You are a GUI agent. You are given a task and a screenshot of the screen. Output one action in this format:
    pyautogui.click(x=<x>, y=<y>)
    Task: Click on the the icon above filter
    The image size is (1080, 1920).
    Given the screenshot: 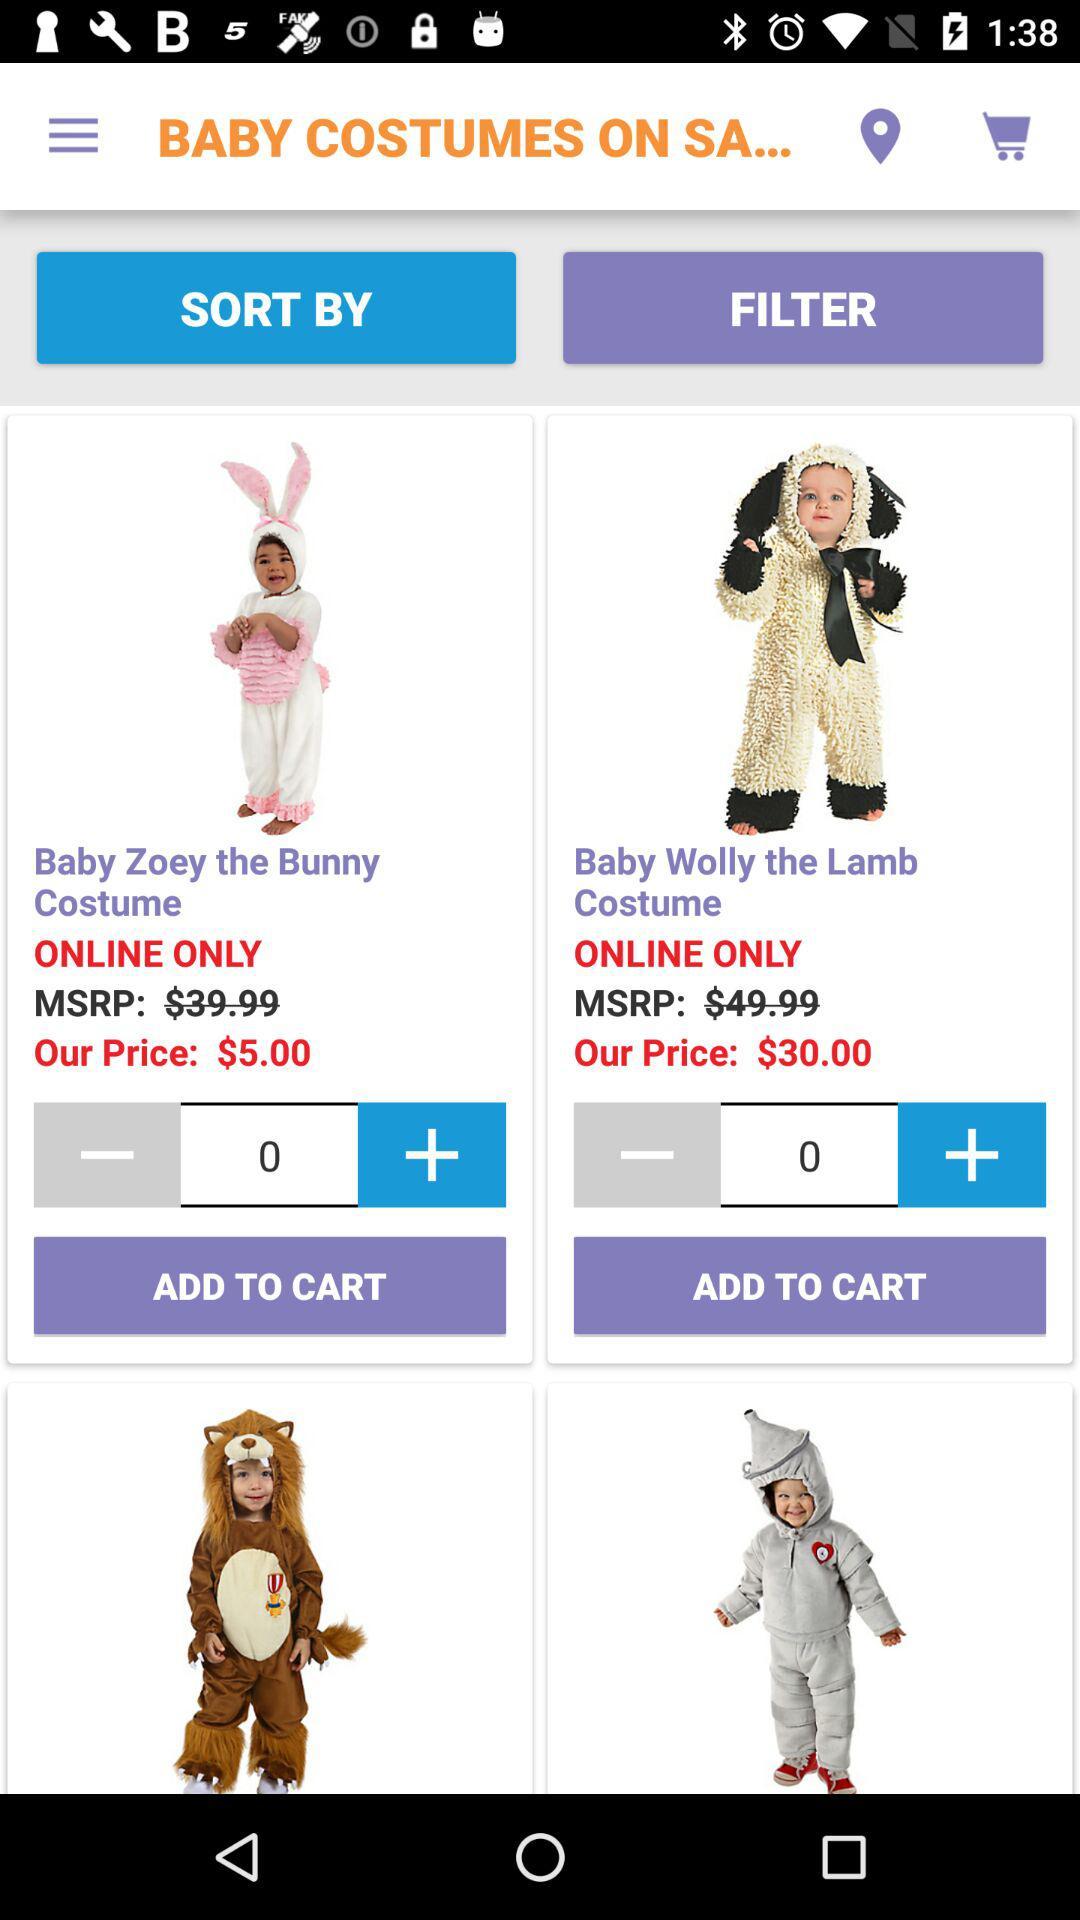 What is the action you would take?
    pyautogui.click(x=879, y=135)
    